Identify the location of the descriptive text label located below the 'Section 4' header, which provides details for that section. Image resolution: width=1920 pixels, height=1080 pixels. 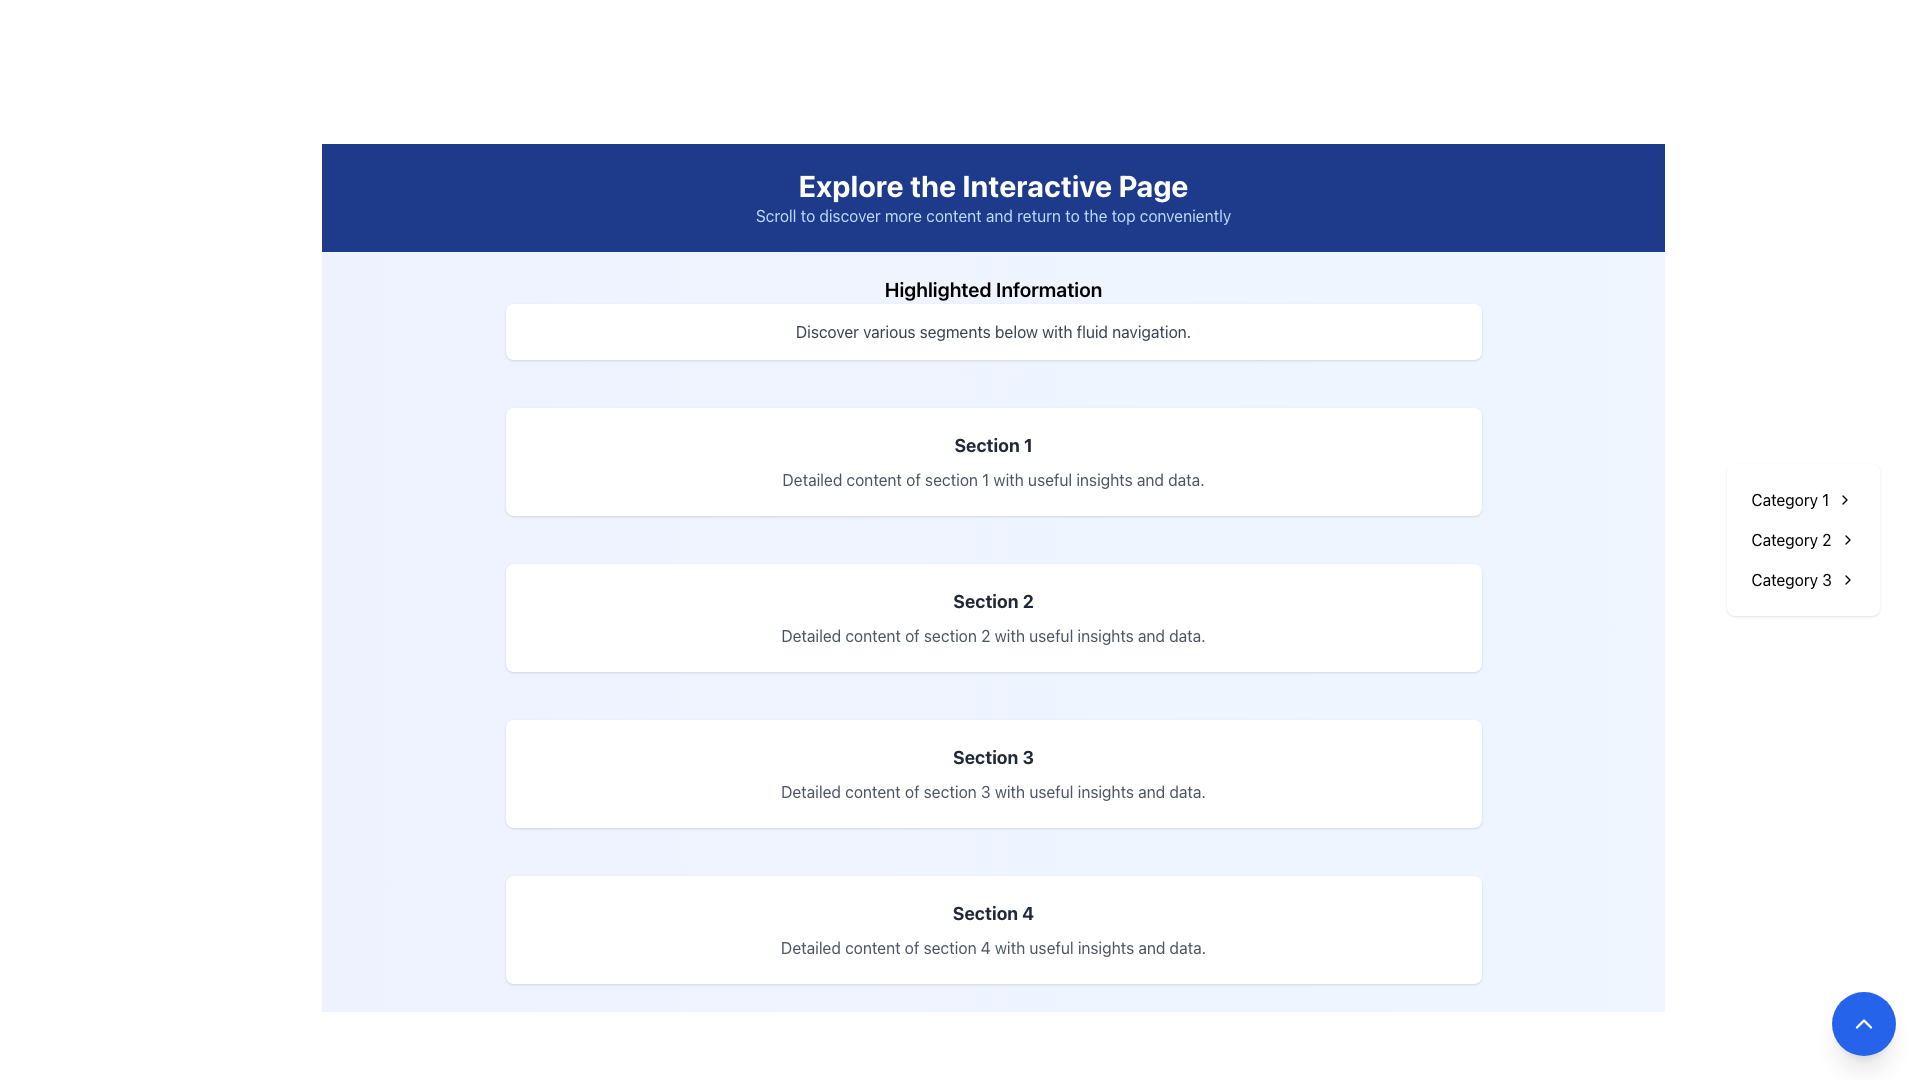
(993, 947).